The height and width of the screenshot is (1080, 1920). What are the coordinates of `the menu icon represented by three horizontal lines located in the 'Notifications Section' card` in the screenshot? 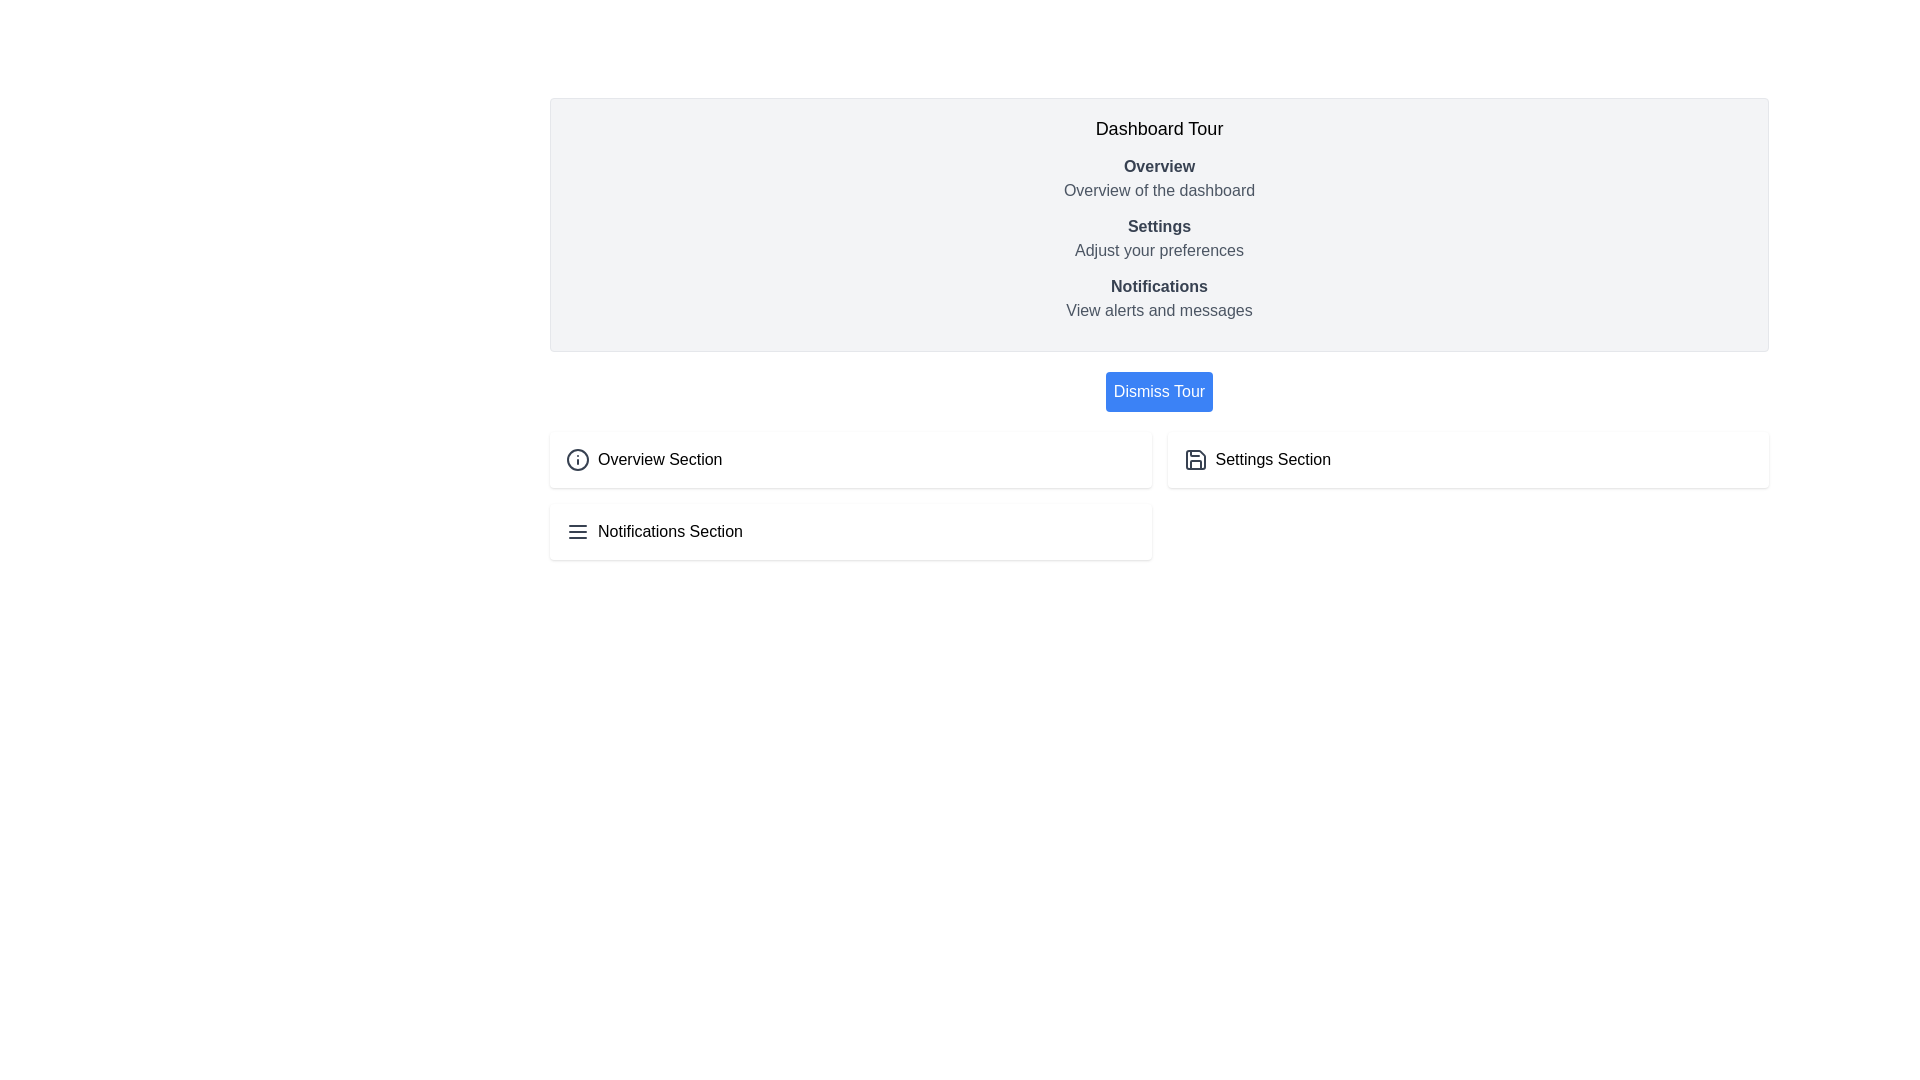 It's located at (576, 531).